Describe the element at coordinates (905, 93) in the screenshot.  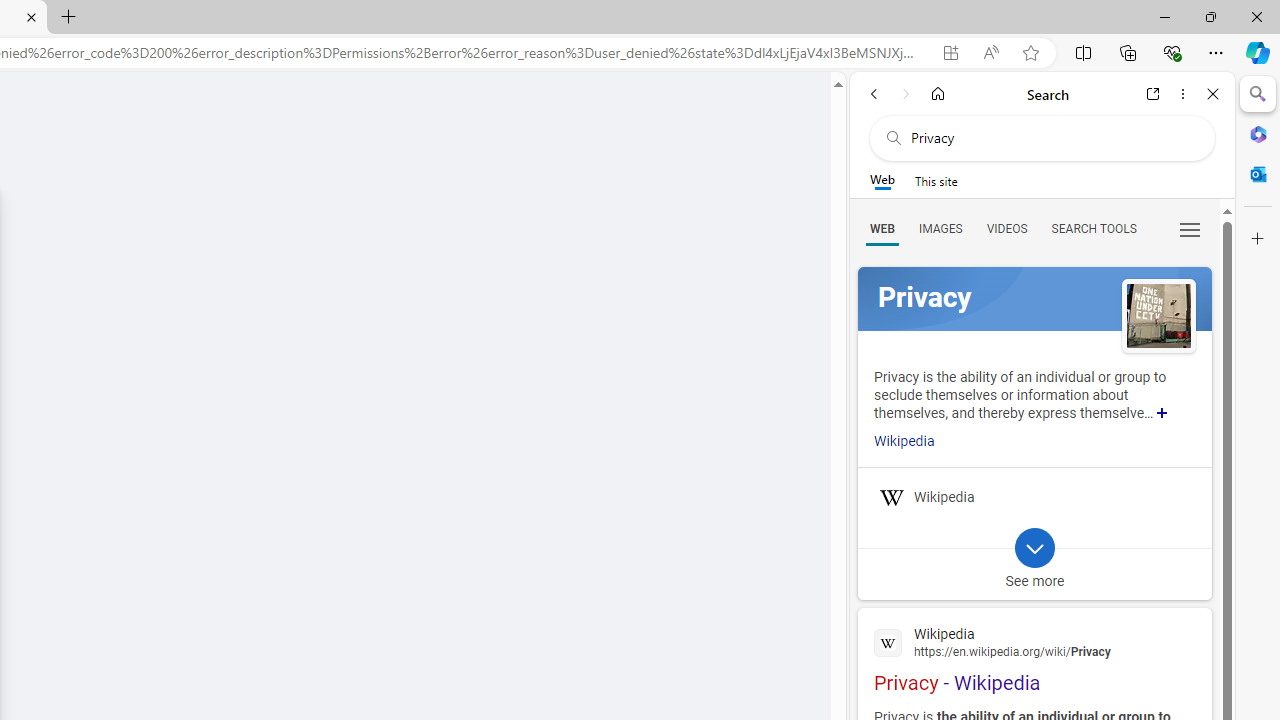
I see `'Forward'` at that location.